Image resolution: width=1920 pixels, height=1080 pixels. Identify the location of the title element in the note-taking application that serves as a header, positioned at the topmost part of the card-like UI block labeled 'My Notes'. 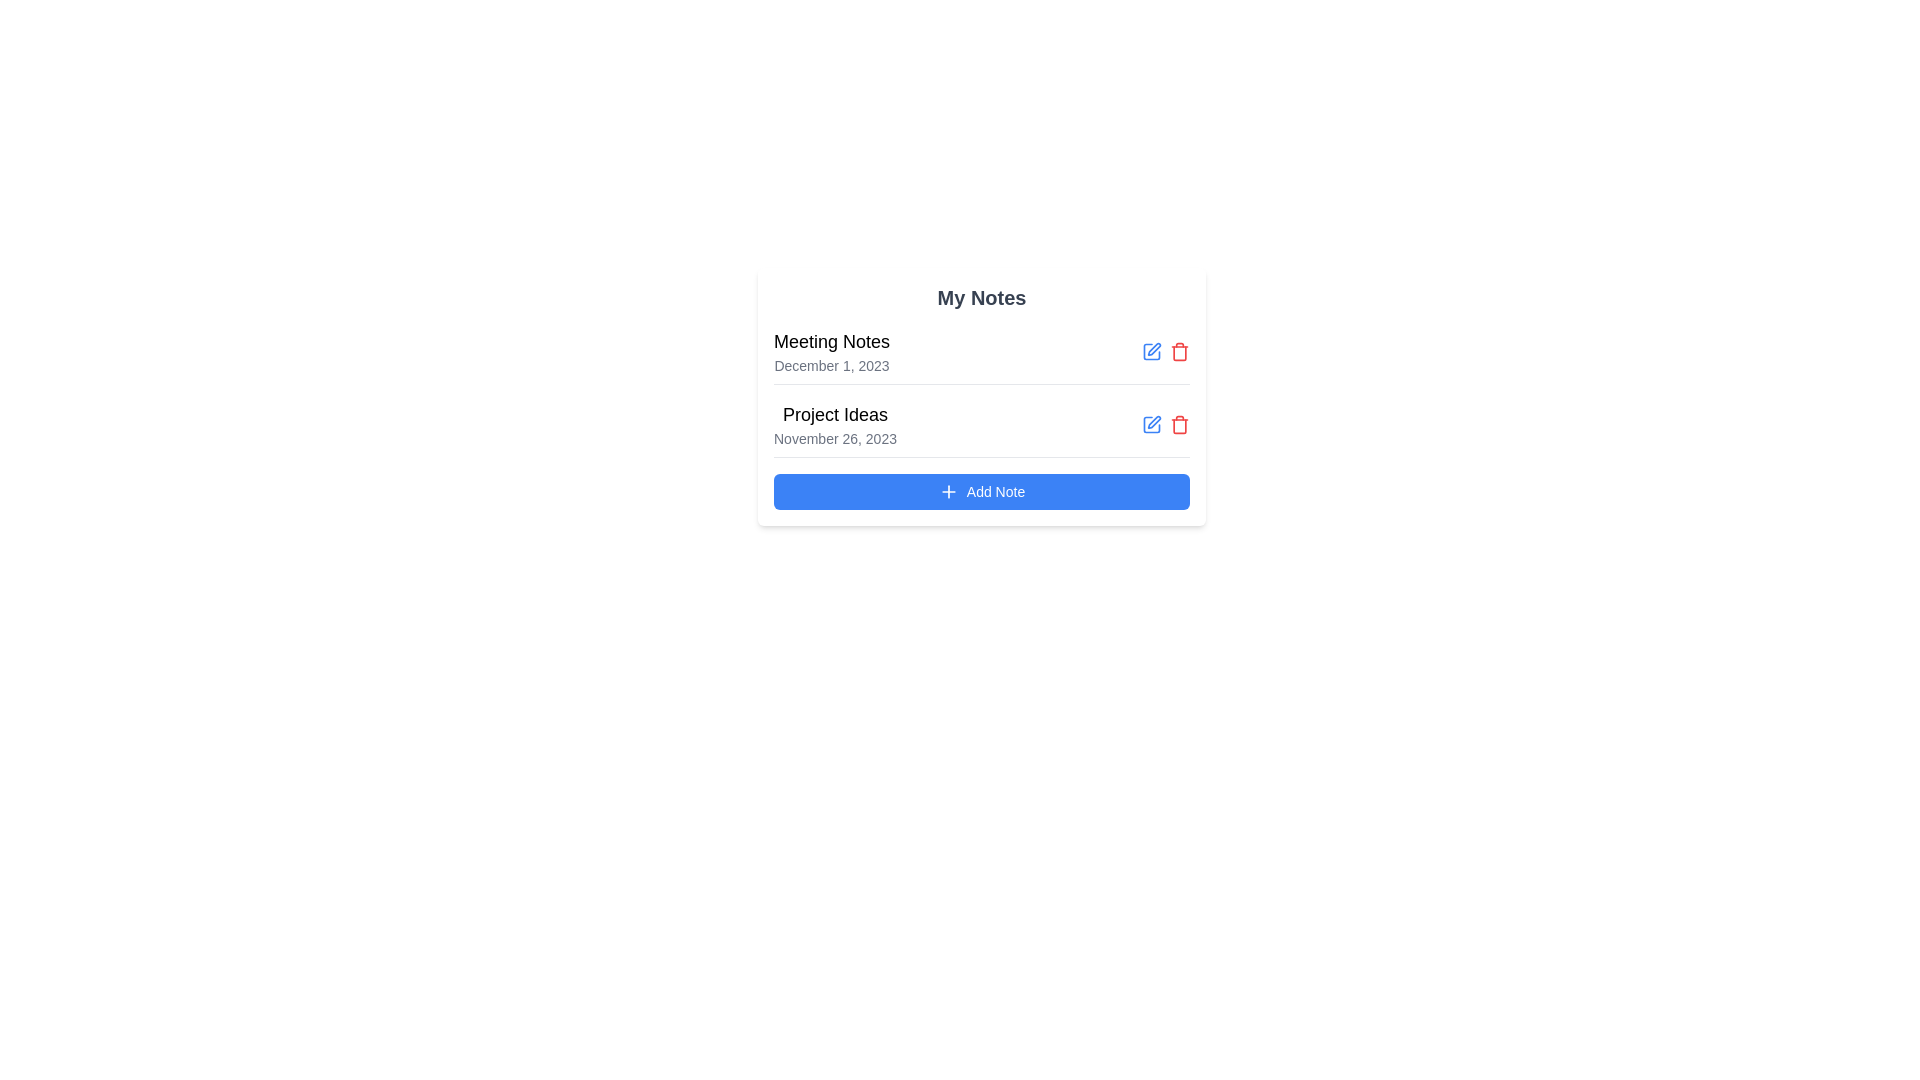
(831, 341).